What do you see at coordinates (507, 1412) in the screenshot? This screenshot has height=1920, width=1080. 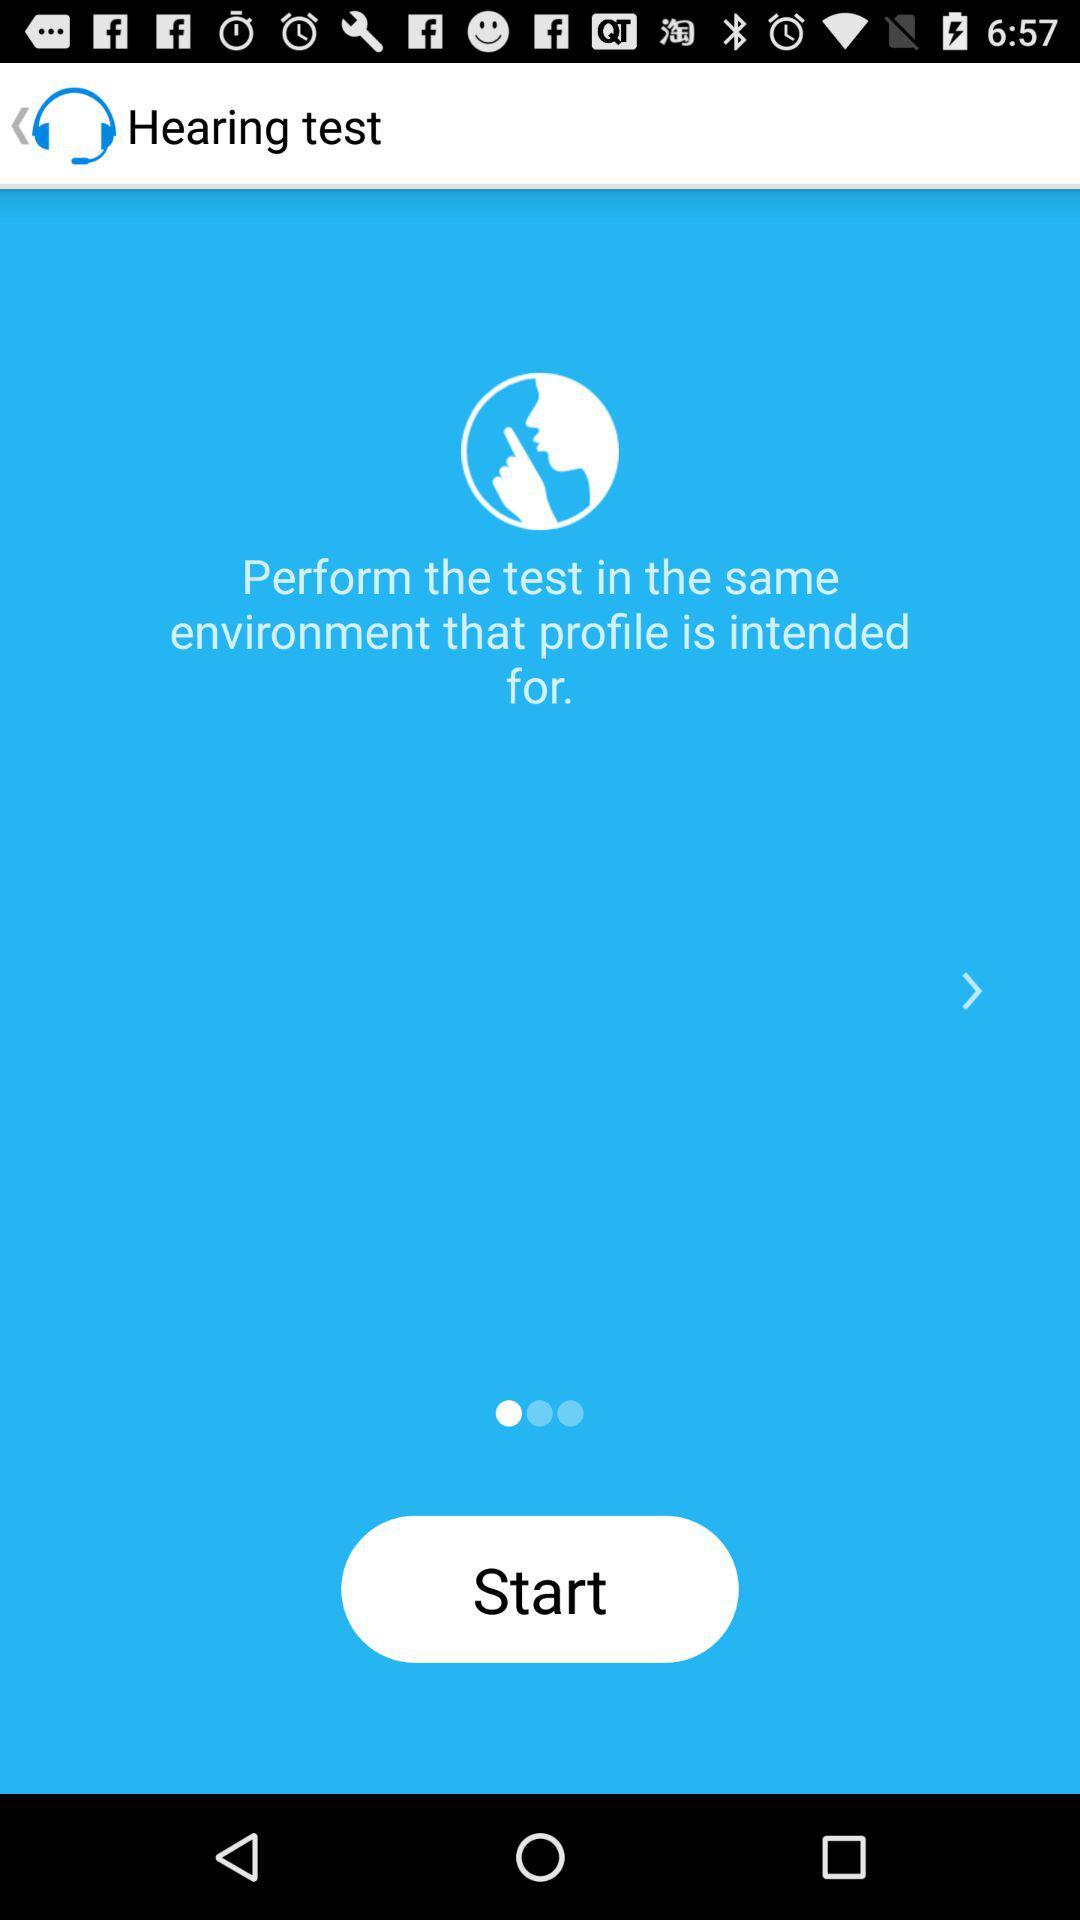 I see `a select option` at bounding box center [507, 1412].